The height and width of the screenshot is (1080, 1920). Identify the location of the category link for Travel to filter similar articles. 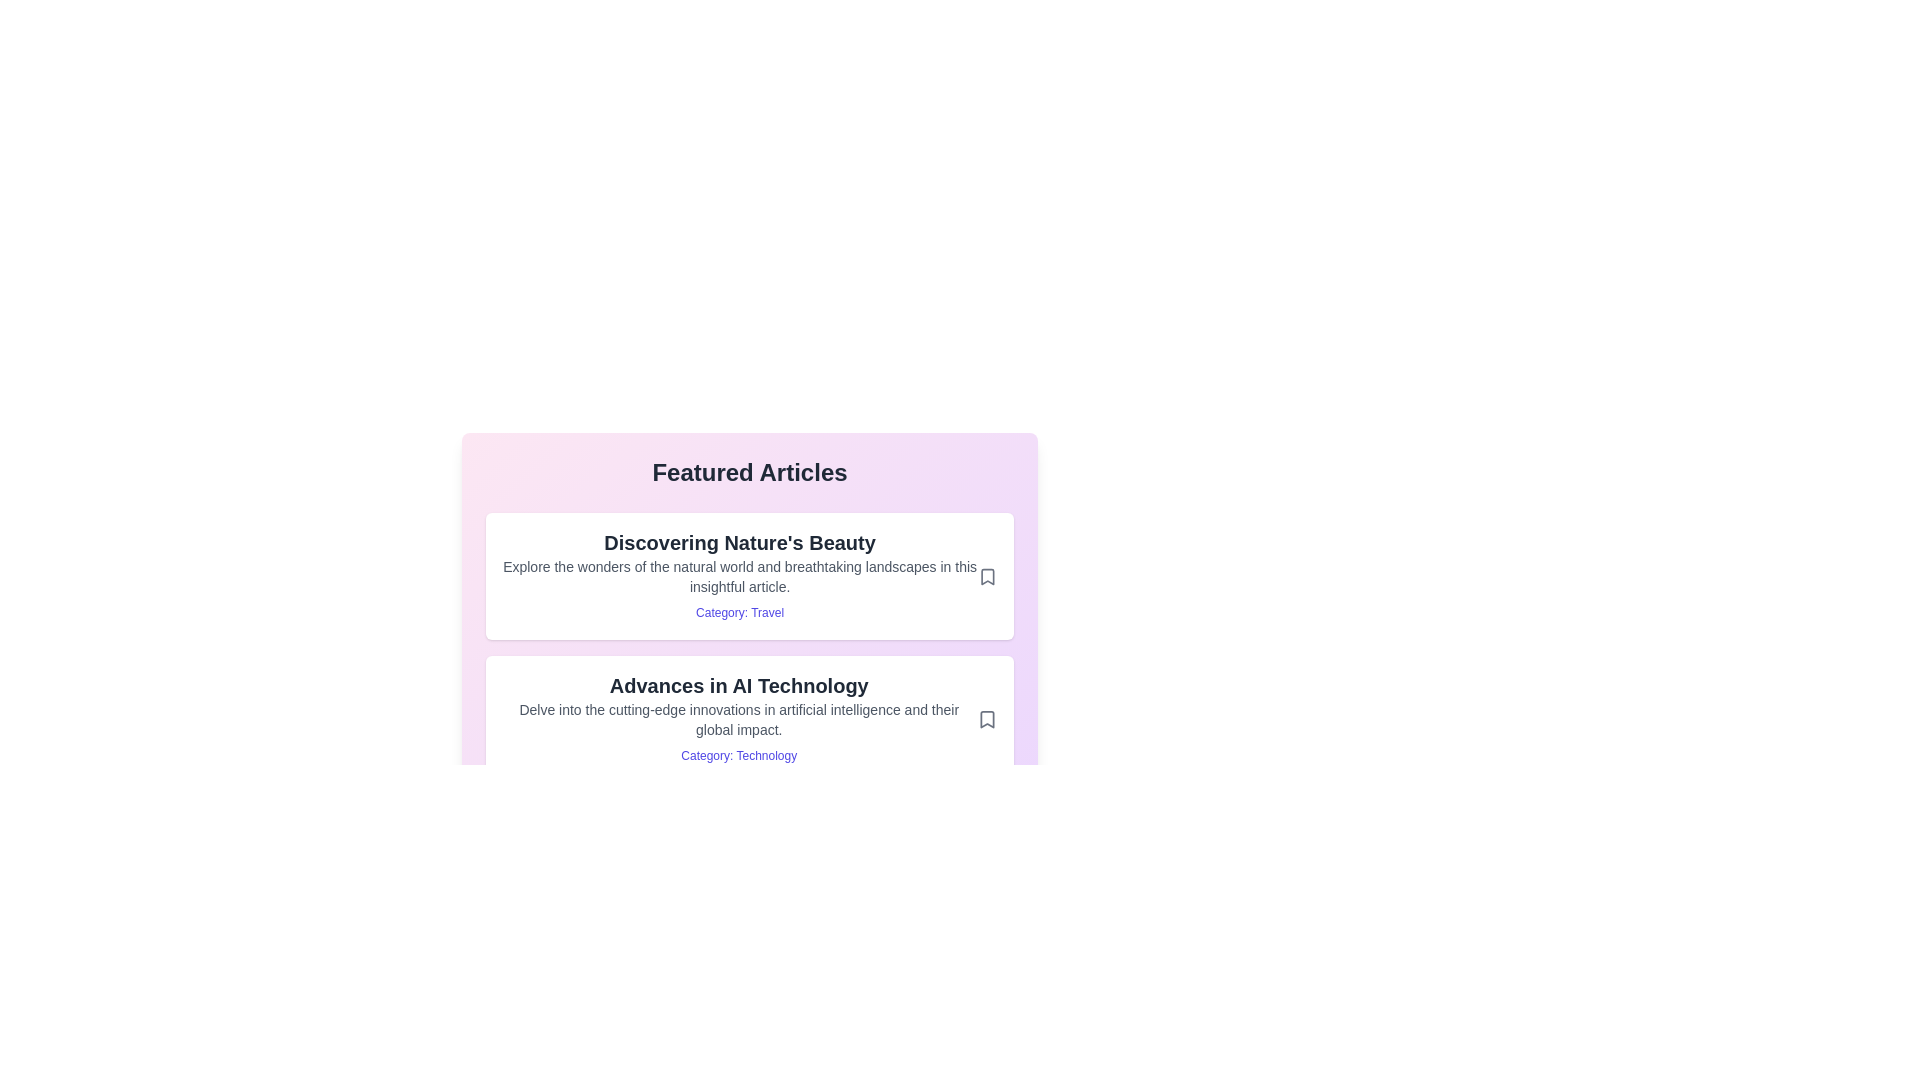
(739, 612).